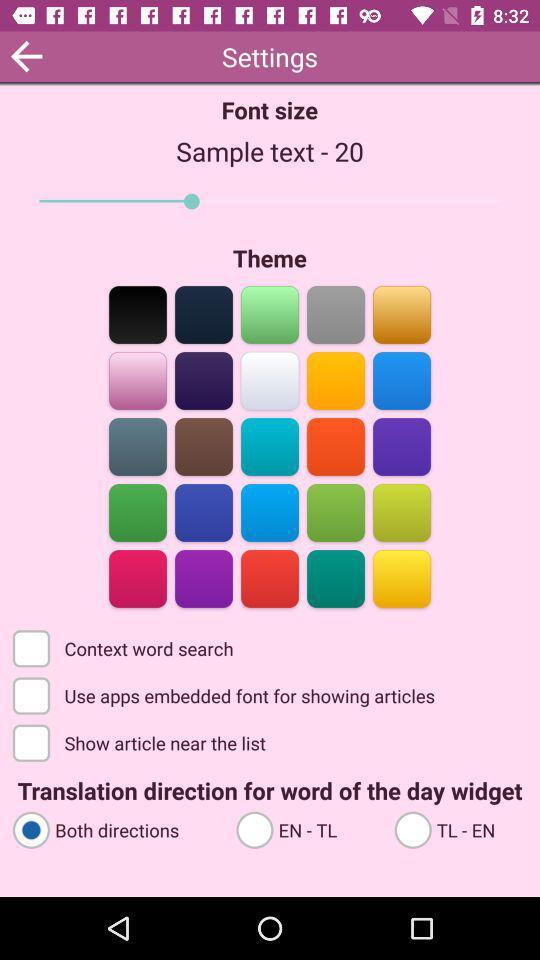 The height and width of the screenshot is (960, 540). What do you see at coordinates (335, 577) in the screenshot?
I see `selects color` at bounding box center [335, 577].